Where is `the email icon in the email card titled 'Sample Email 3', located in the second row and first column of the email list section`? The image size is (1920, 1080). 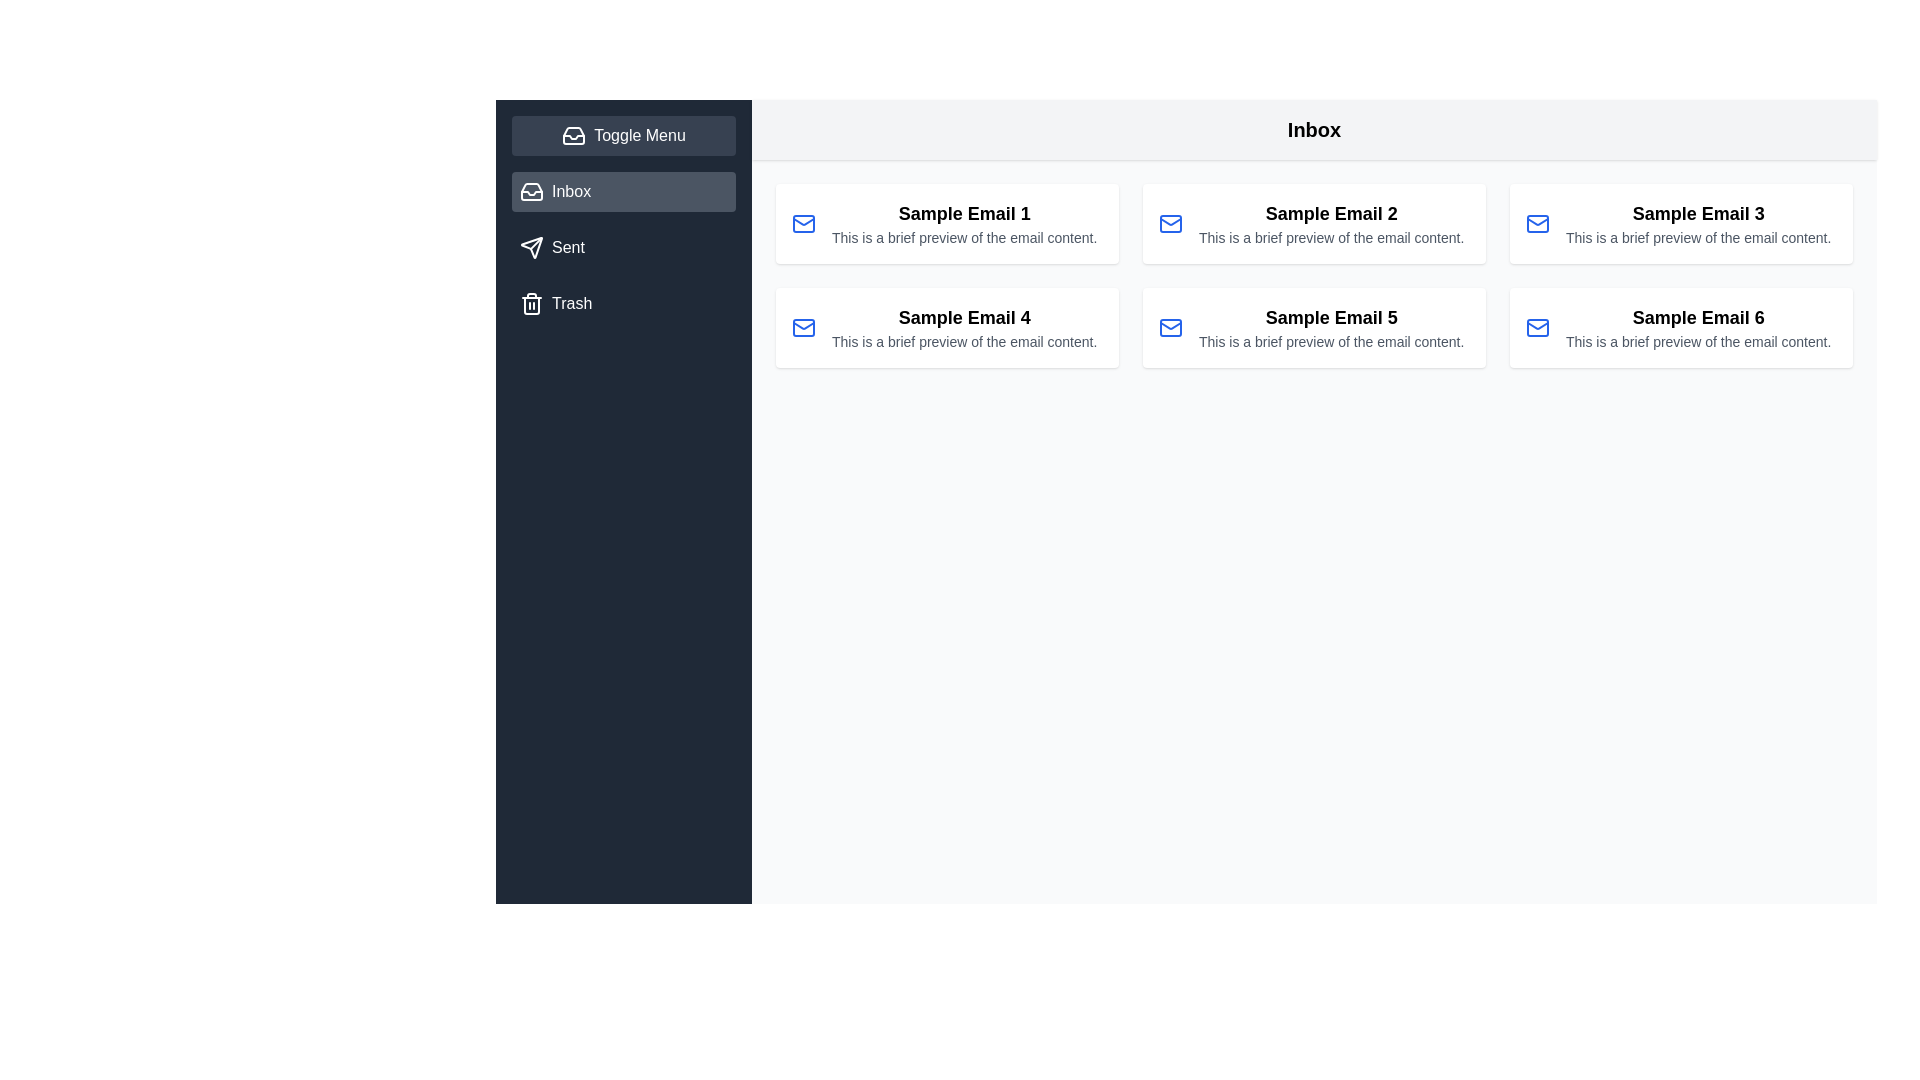 the email icon in the email card titled 'Sample Email 3', located in the second row and first column of the email list section is located at coordinates (1536, 223).